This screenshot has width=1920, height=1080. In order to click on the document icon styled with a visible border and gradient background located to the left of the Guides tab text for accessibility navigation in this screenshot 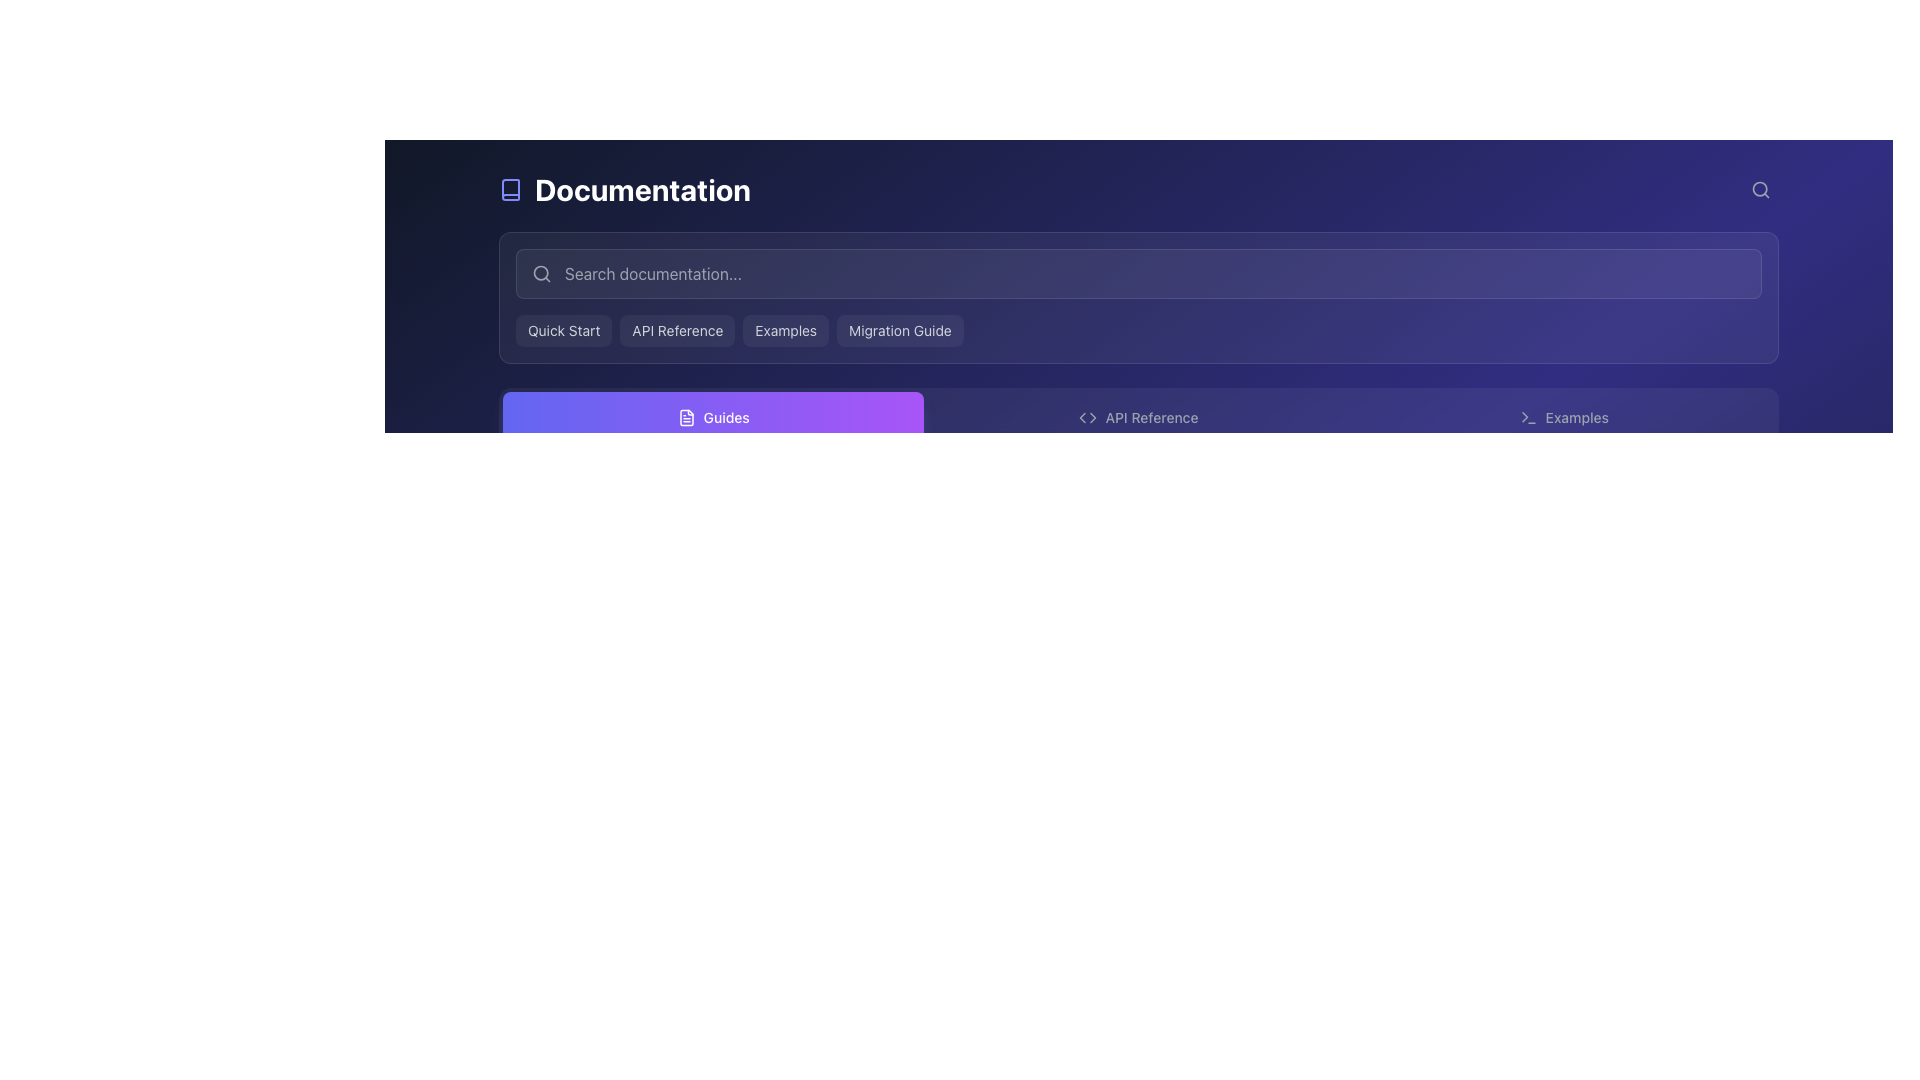, I will do `click(686, 416)`.